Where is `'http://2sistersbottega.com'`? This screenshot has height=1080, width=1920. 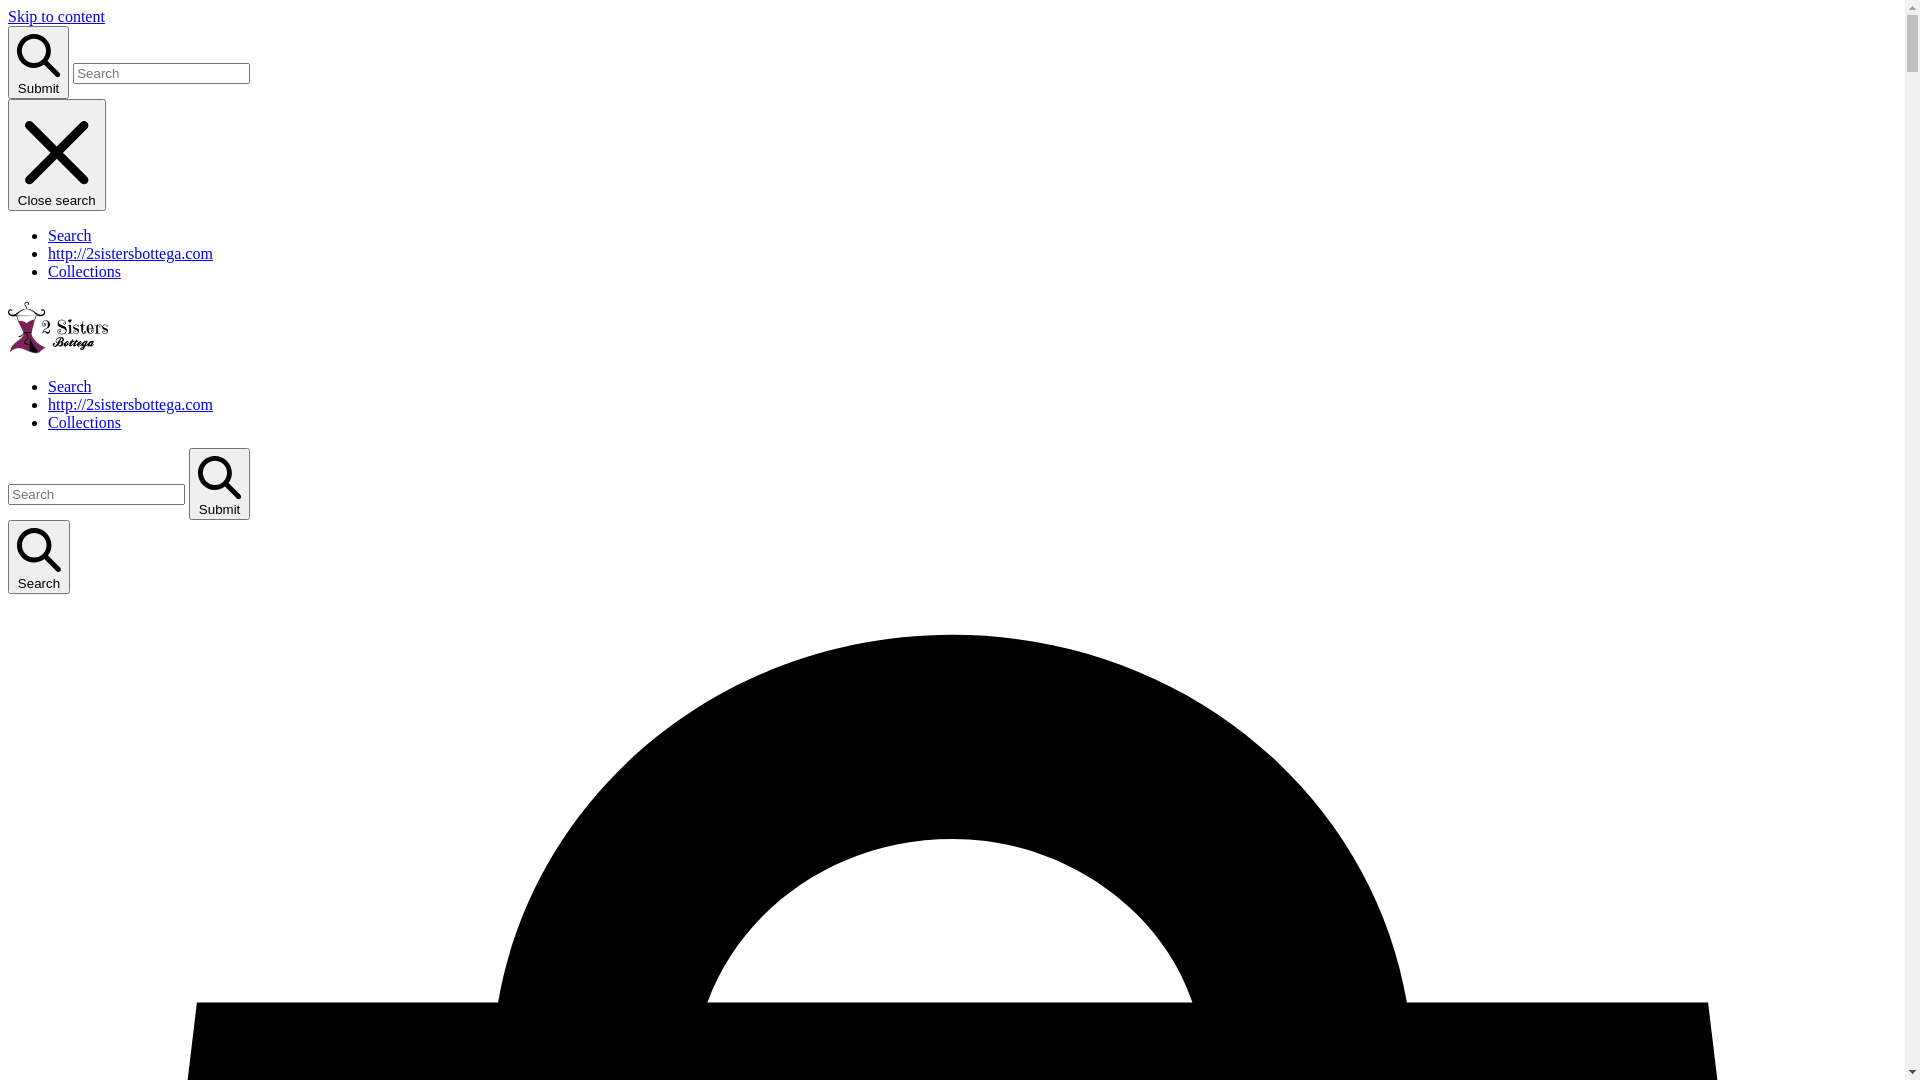
'http://2sistersbottega.com' is located at coordinates (129, 252).